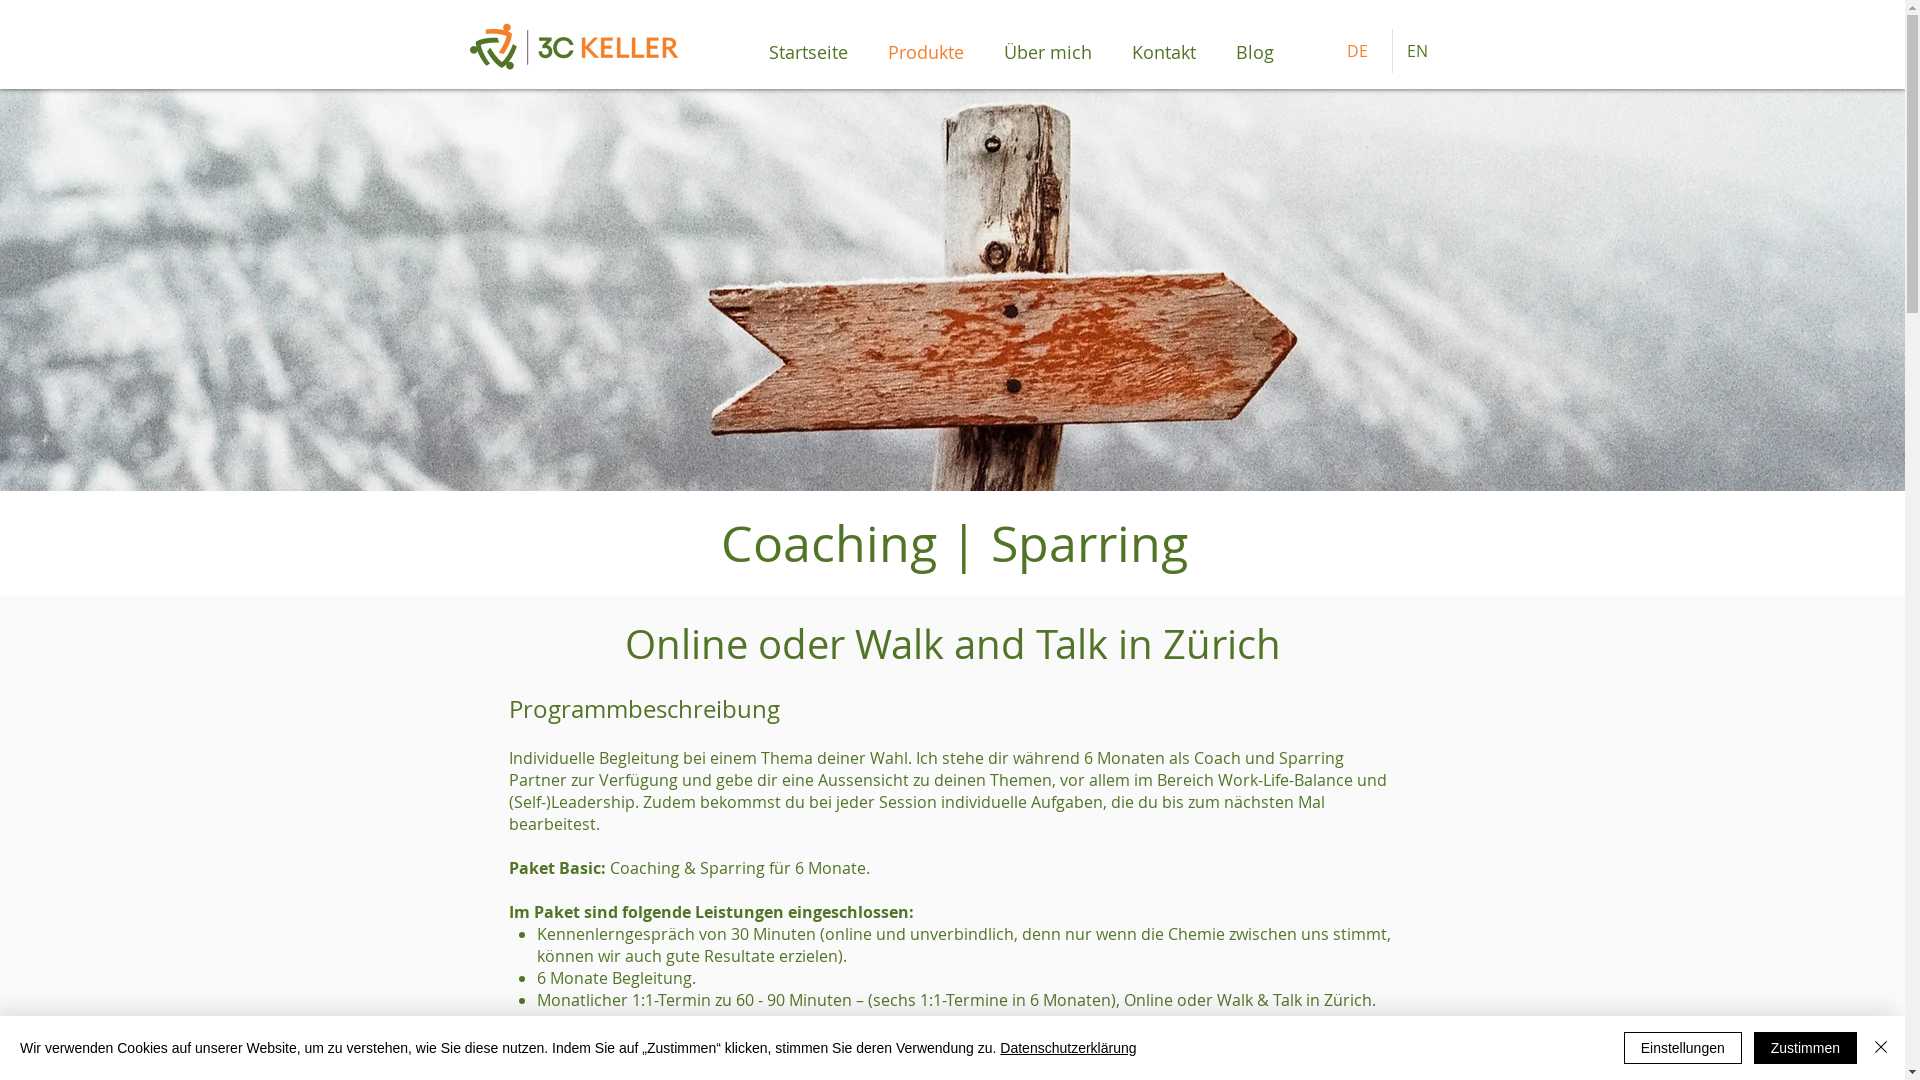  What do you see at coordinates (1682, 1047) in the screenshot?
I see `'Einstellungen'` at bounding box center [1682, 1047].